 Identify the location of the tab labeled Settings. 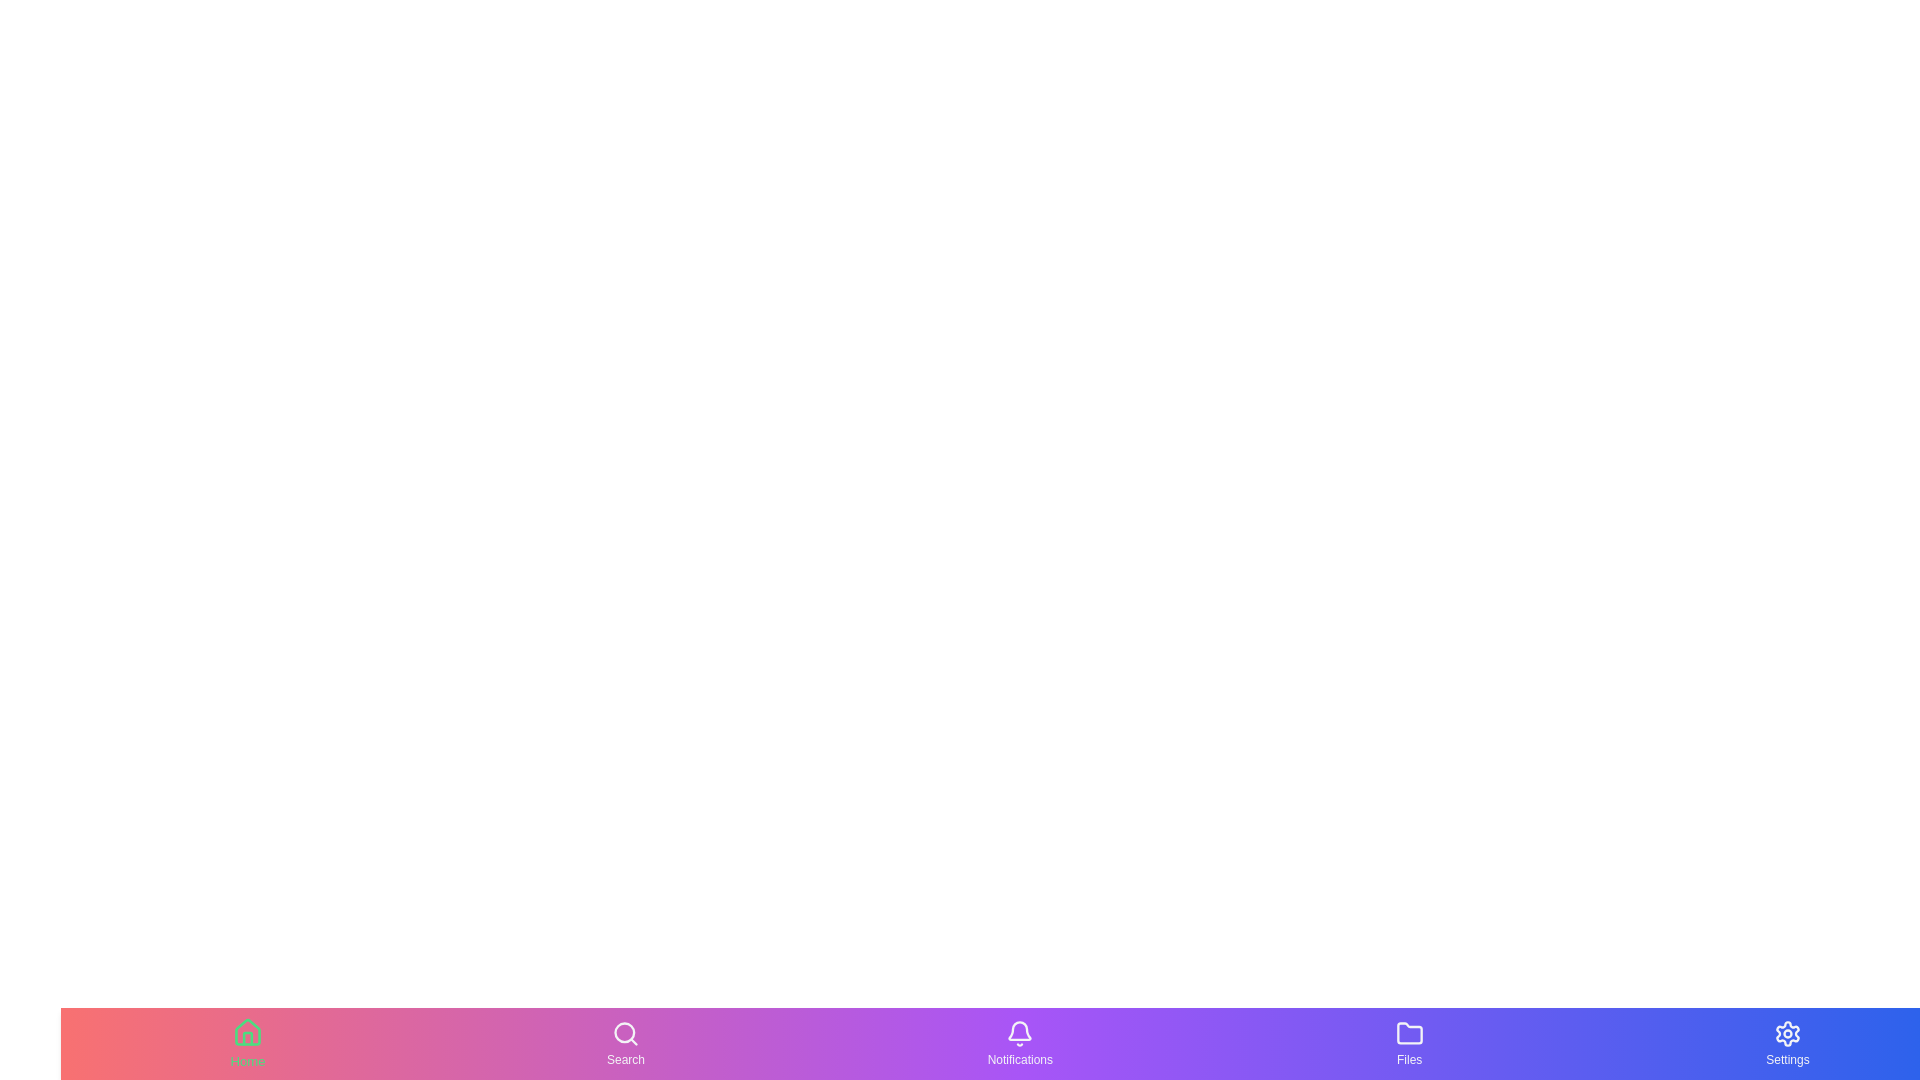
(1786, 1043).